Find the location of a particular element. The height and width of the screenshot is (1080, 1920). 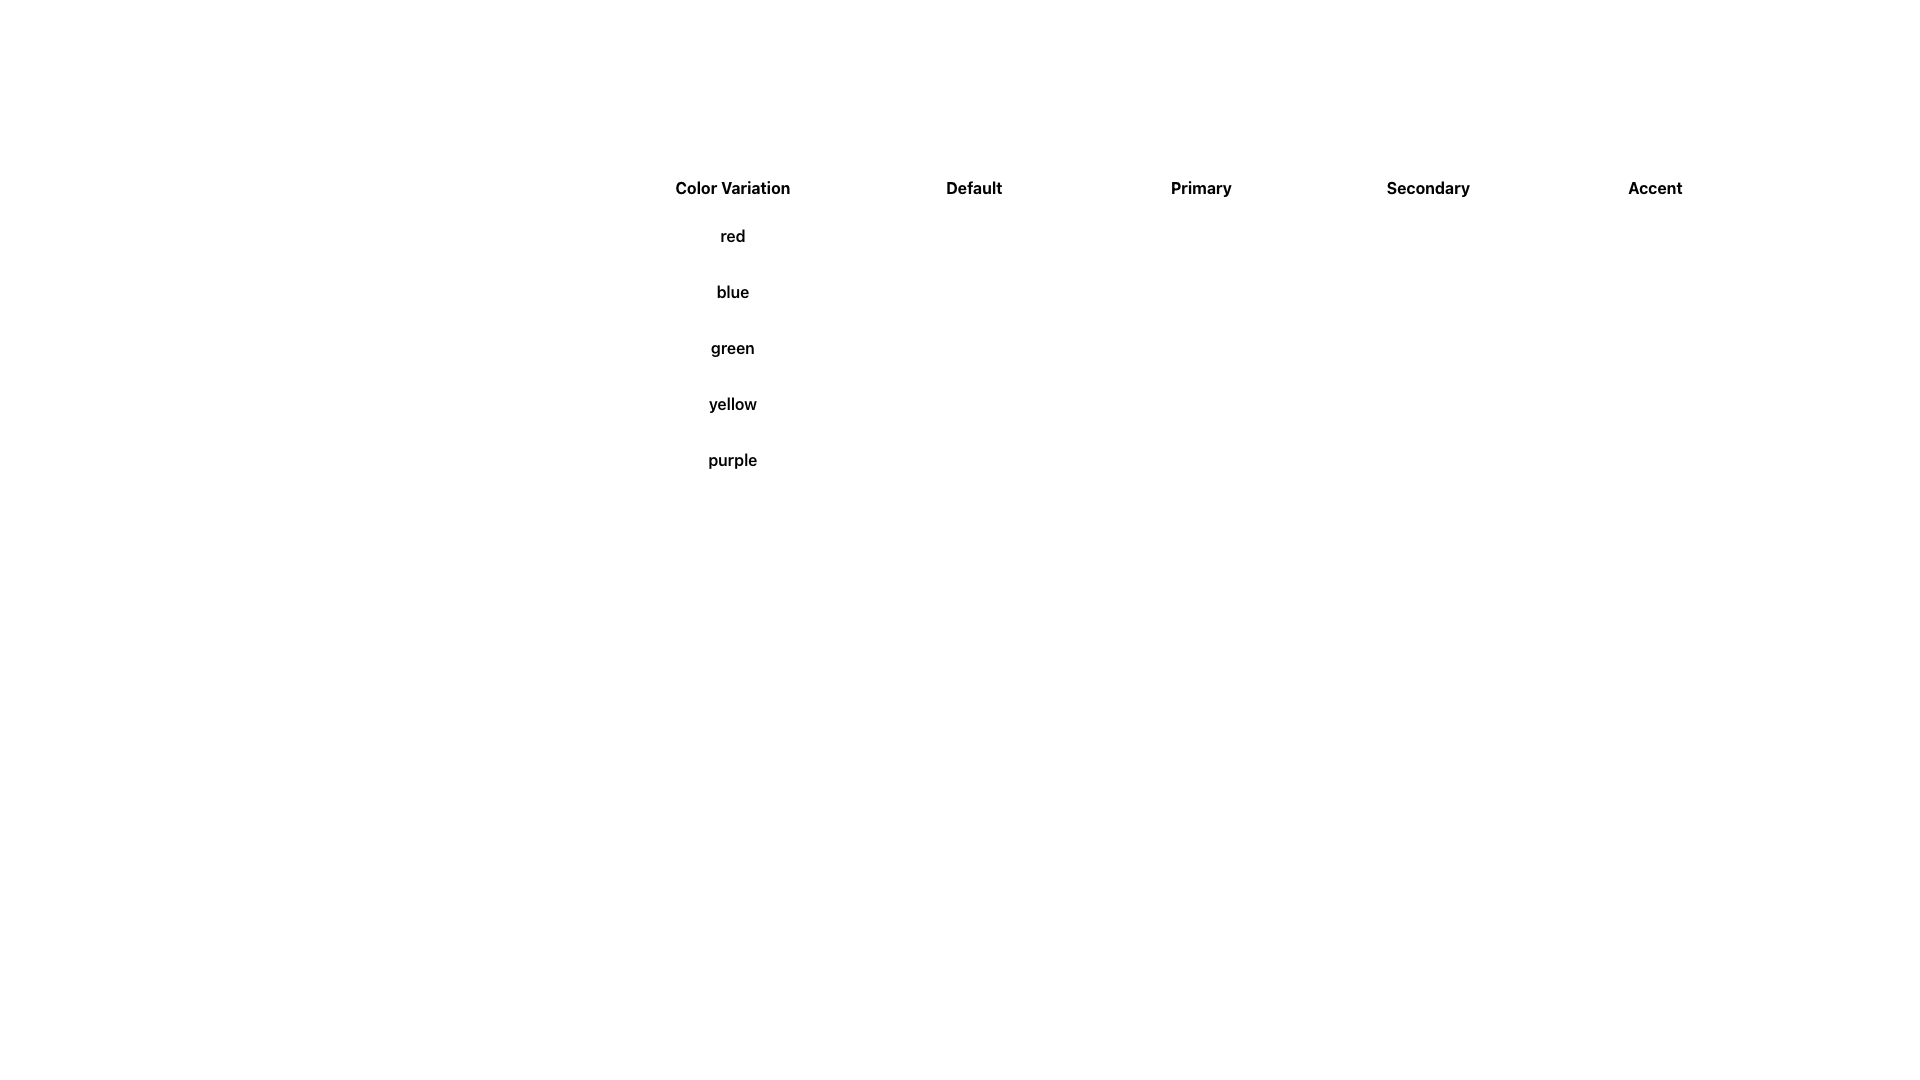

the text label indicating the color variant 'blue' in the 'Color Variation' column, which is positioned between 'red' and 'green' is located at coordinates (974, 292).